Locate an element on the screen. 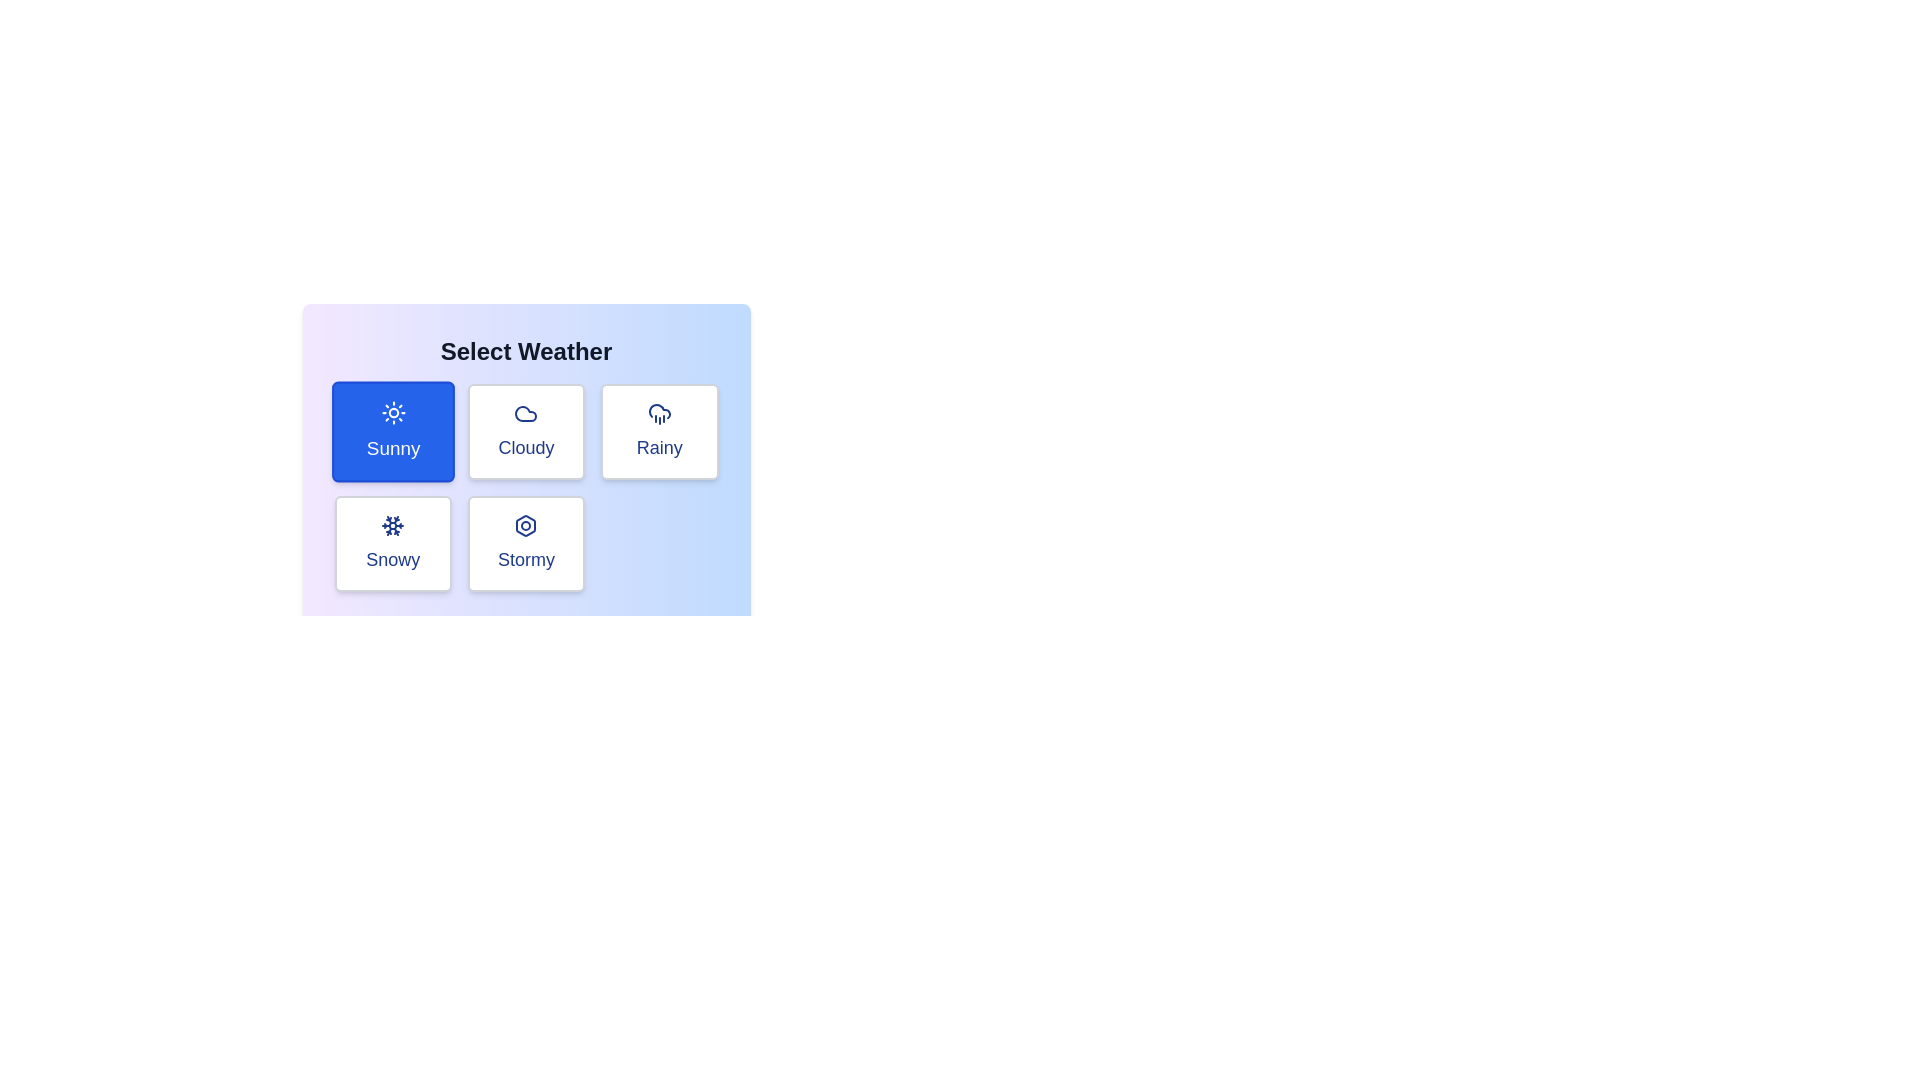 The width and height of the screenshot is (1920, 1080). the sun-shaped icon representing the 'Sunny' weather option located under the 'Select Weather' title in the upper-left corner of the options grid is located at coordinates (393, 412).